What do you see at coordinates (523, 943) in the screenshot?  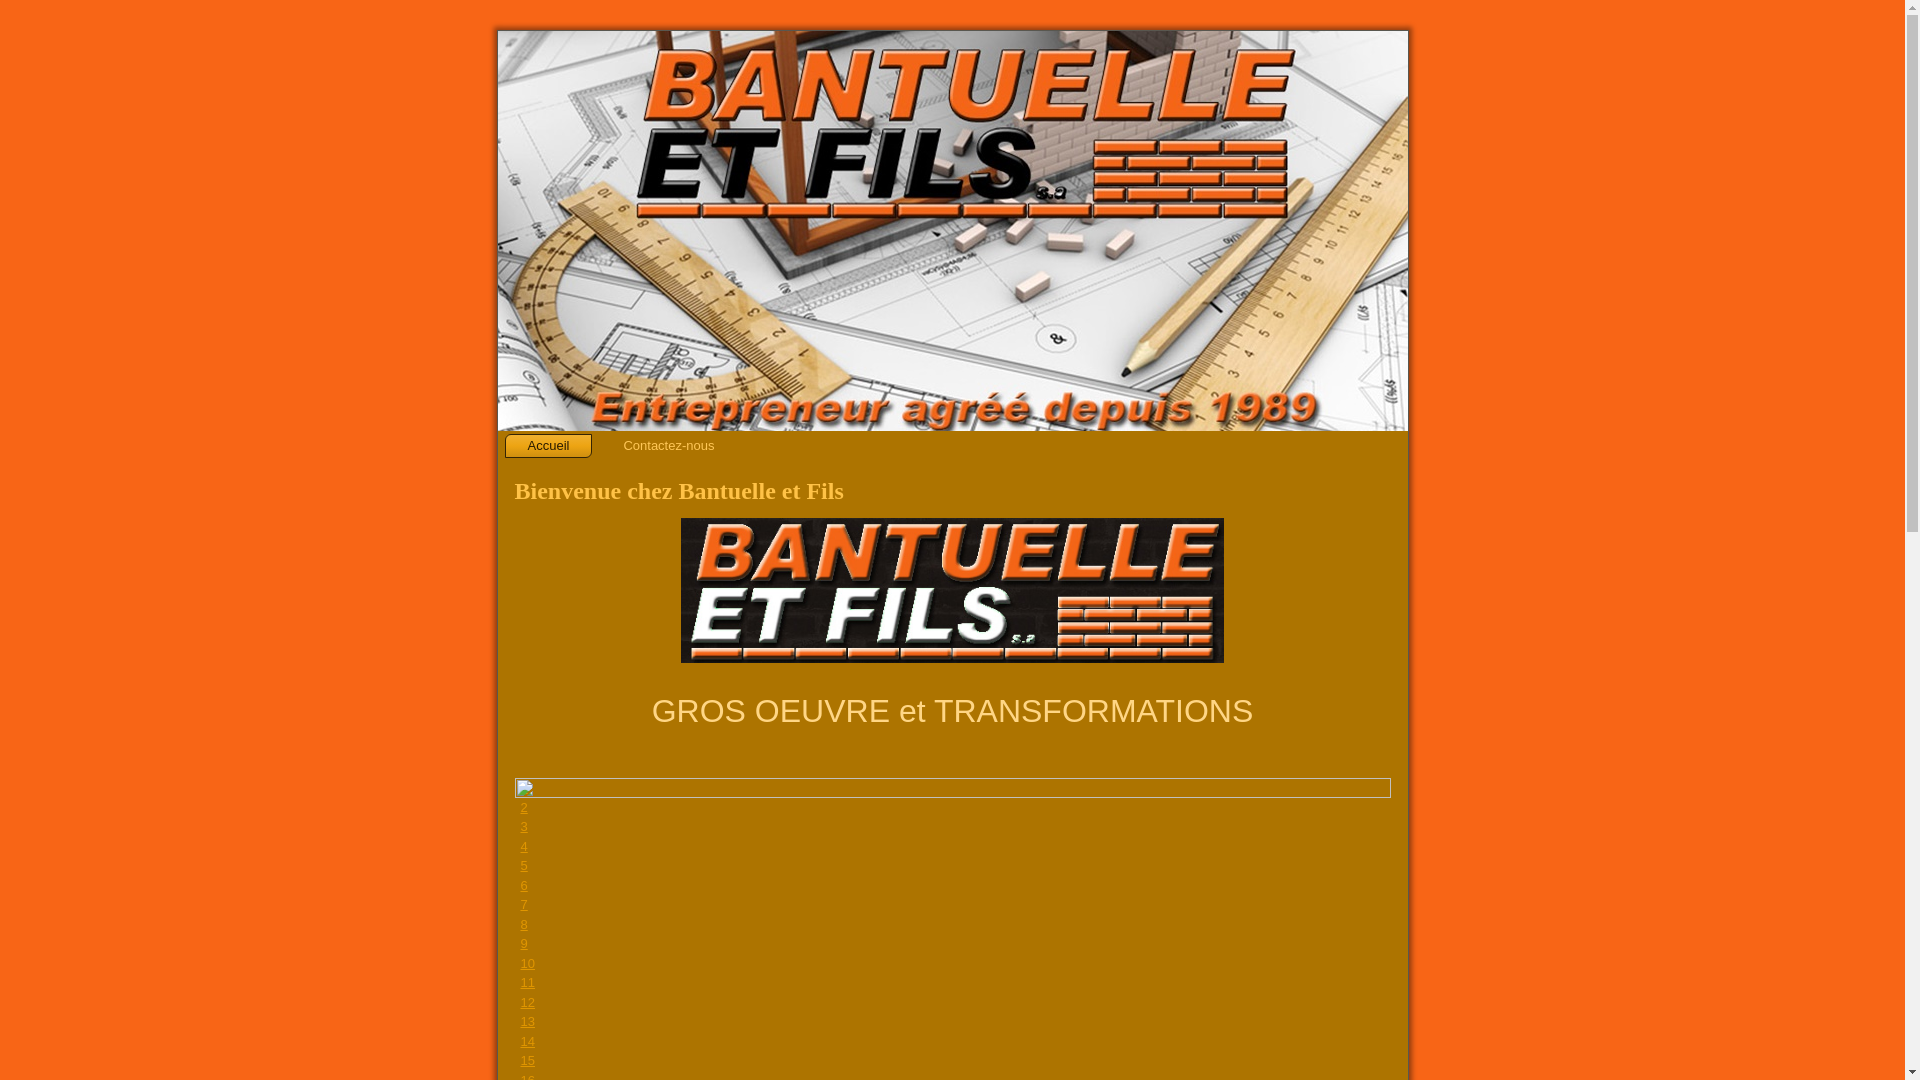 I see `'9'` at bounding box center [523, 943].